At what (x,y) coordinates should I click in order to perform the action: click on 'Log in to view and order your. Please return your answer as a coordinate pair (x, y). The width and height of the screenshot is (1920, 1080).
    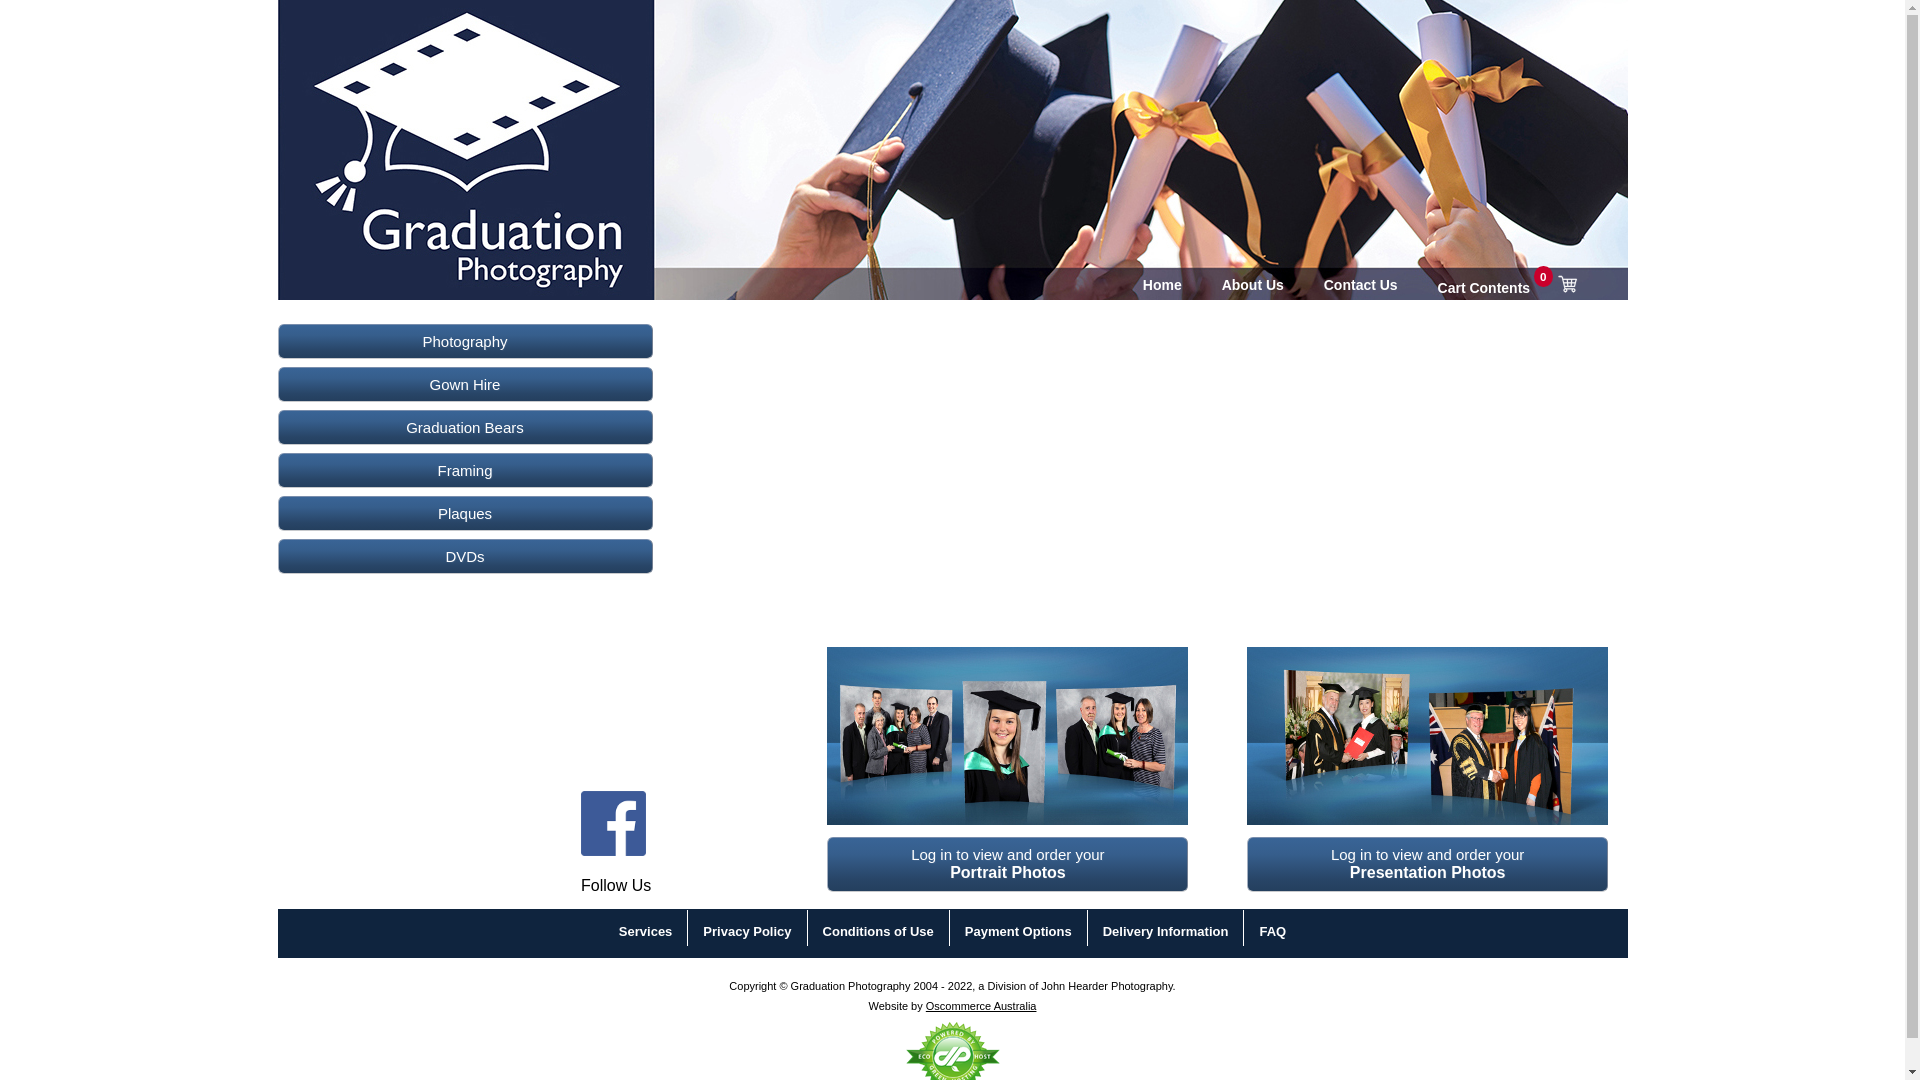
    Looking at the image, I should click on (1007, 863).